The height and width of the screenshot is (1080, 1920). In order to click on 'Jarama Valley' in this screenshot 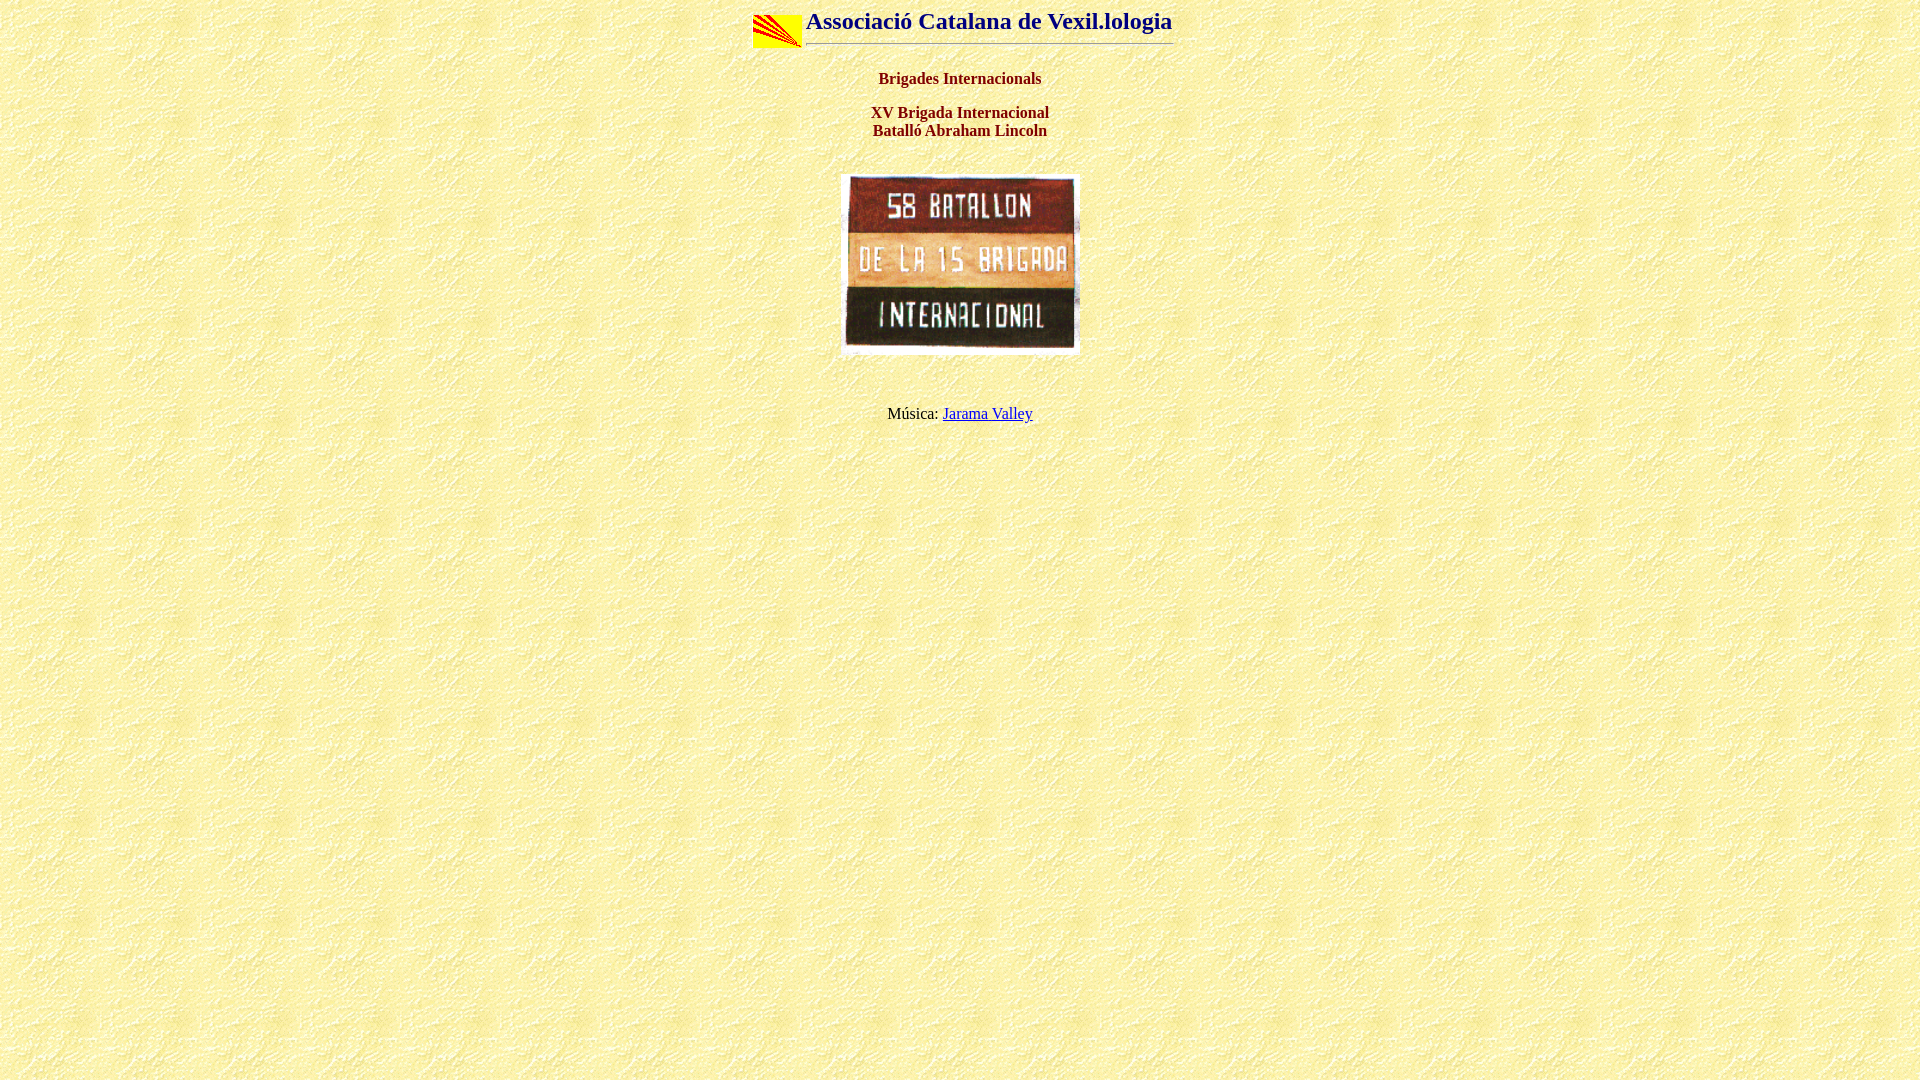, I will do `click(988, 412)`.